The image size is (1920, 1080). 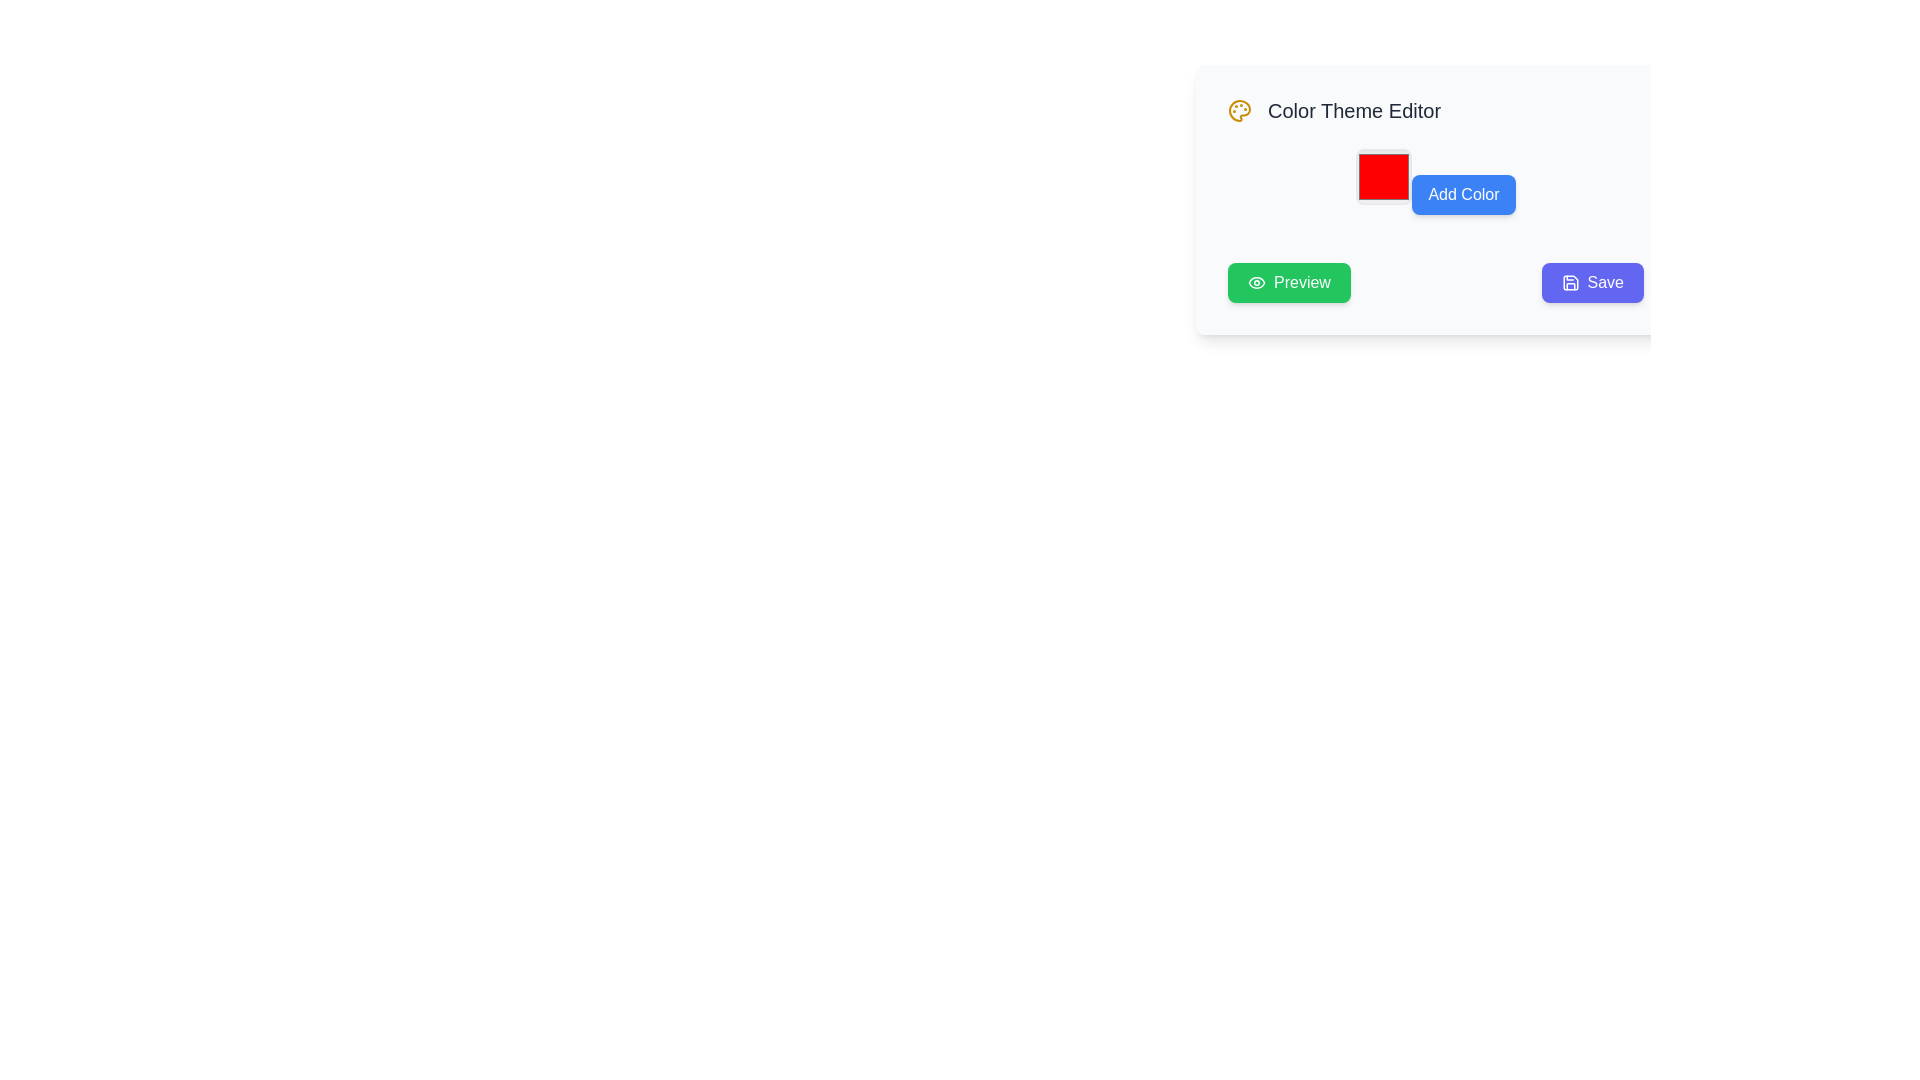 I want to click on the icon located in the bottom-right corner of the UI card, adjacent to the 'Save' button, which has a purple background and signifies saving configurations, so click(x=1569, y=282).